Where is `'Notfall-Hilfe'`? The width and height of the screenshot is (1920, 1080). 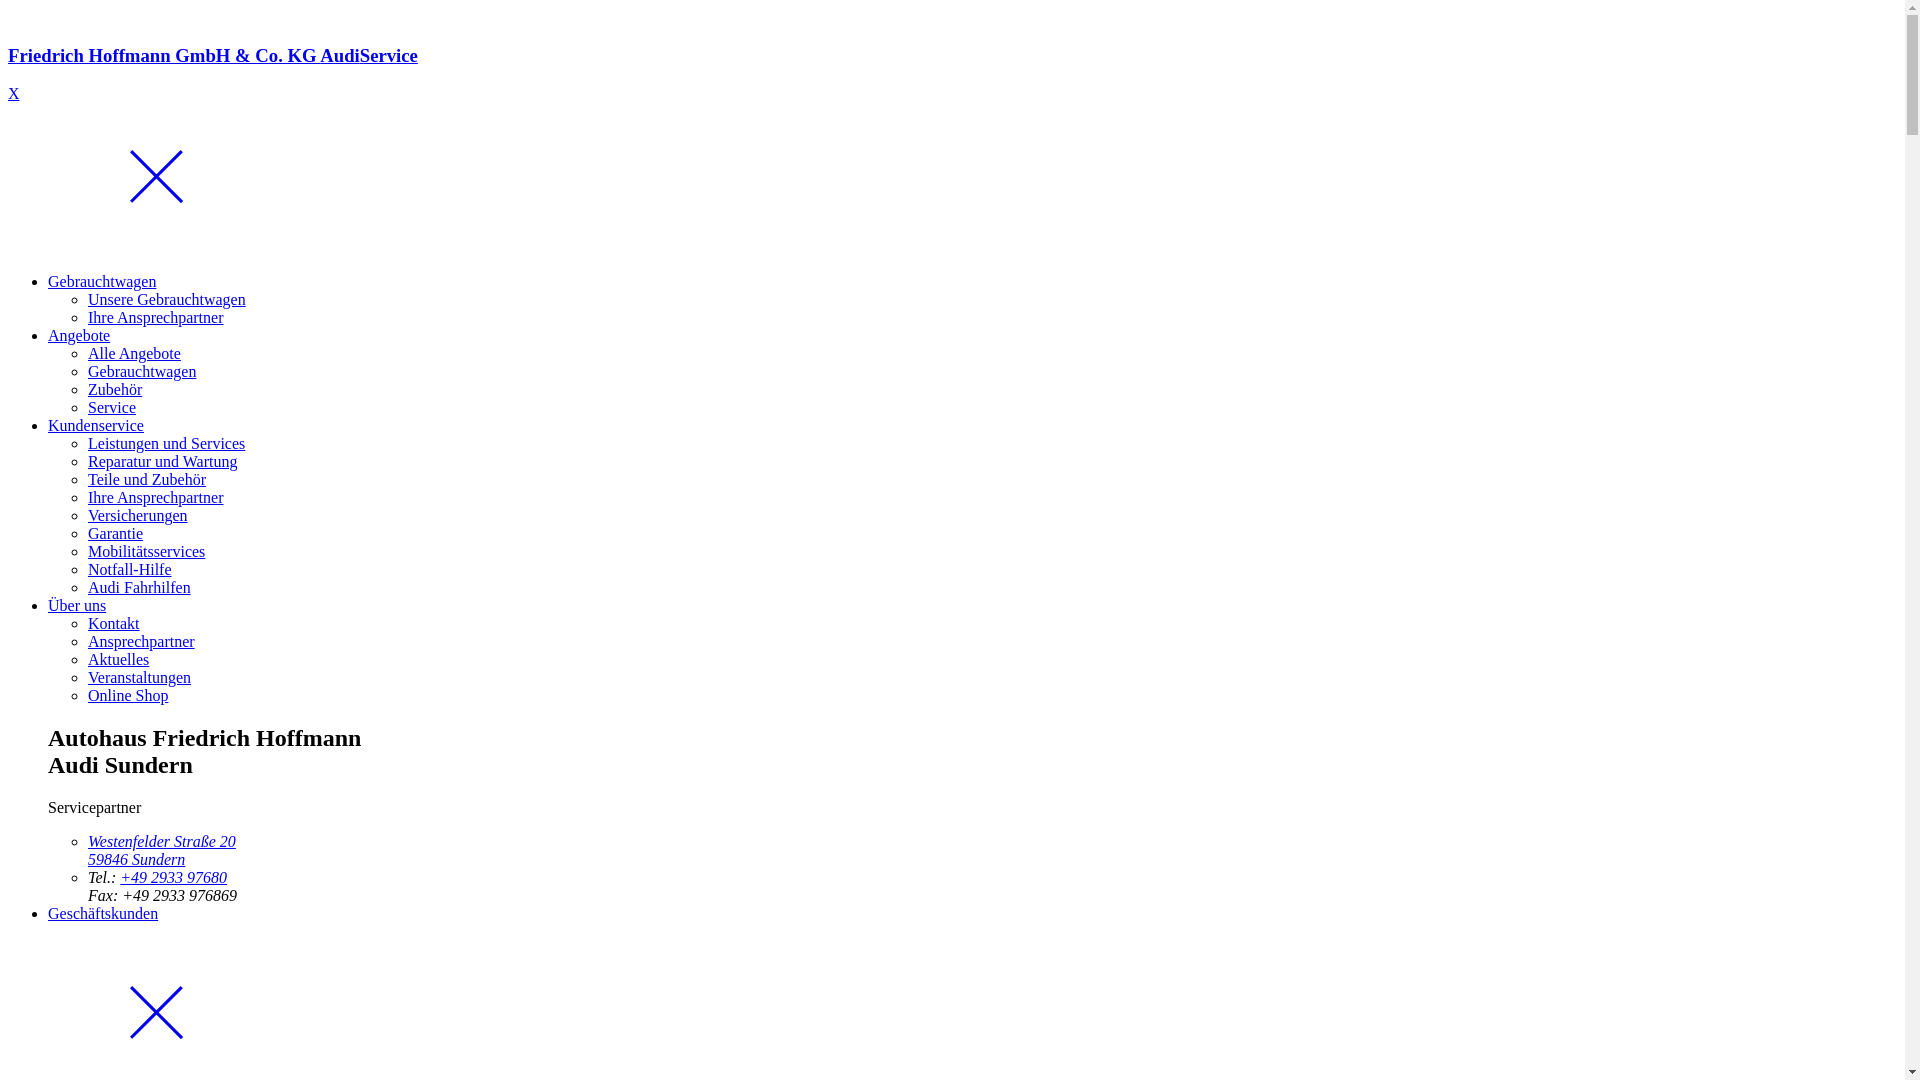
'Notfall-Hilfe' is located at coordinates (128, 569).